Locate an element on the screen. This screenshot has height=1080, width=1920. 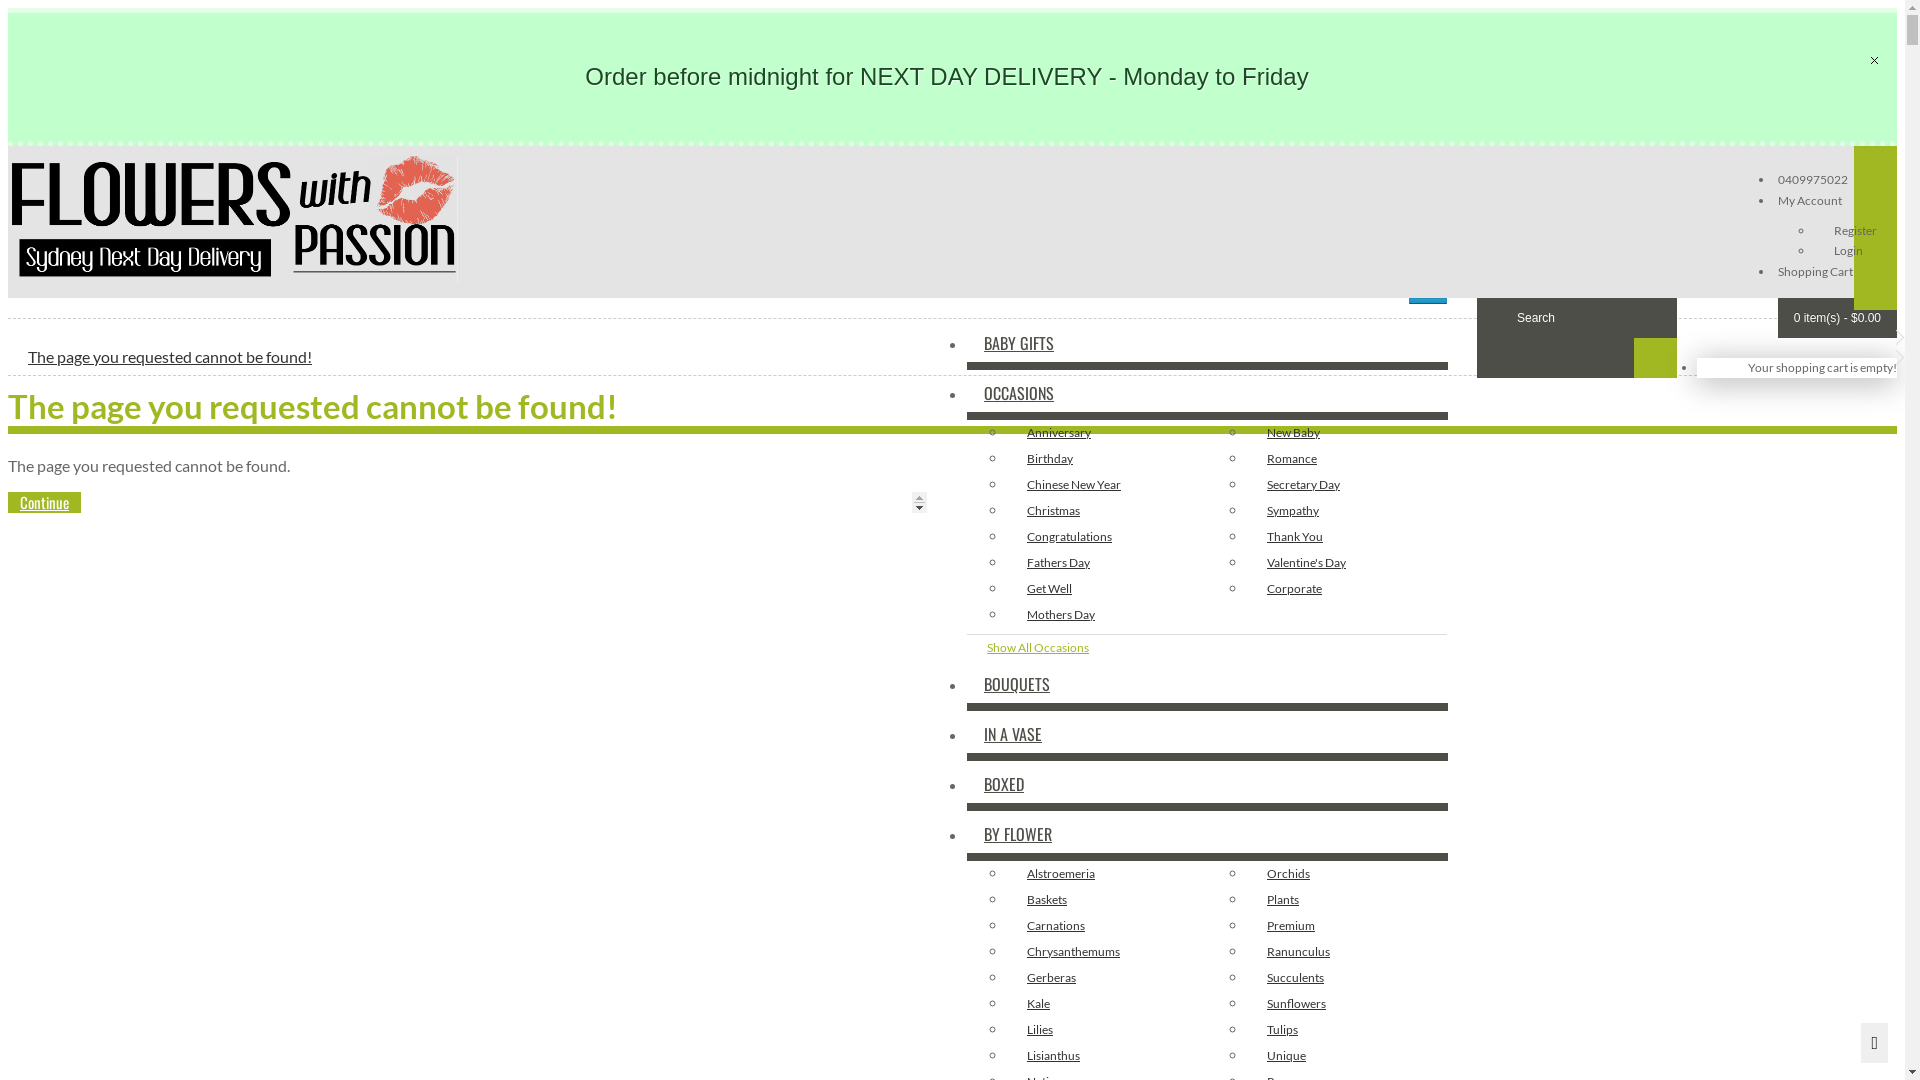
'New Baby' is located at coordinates (1347, 431).